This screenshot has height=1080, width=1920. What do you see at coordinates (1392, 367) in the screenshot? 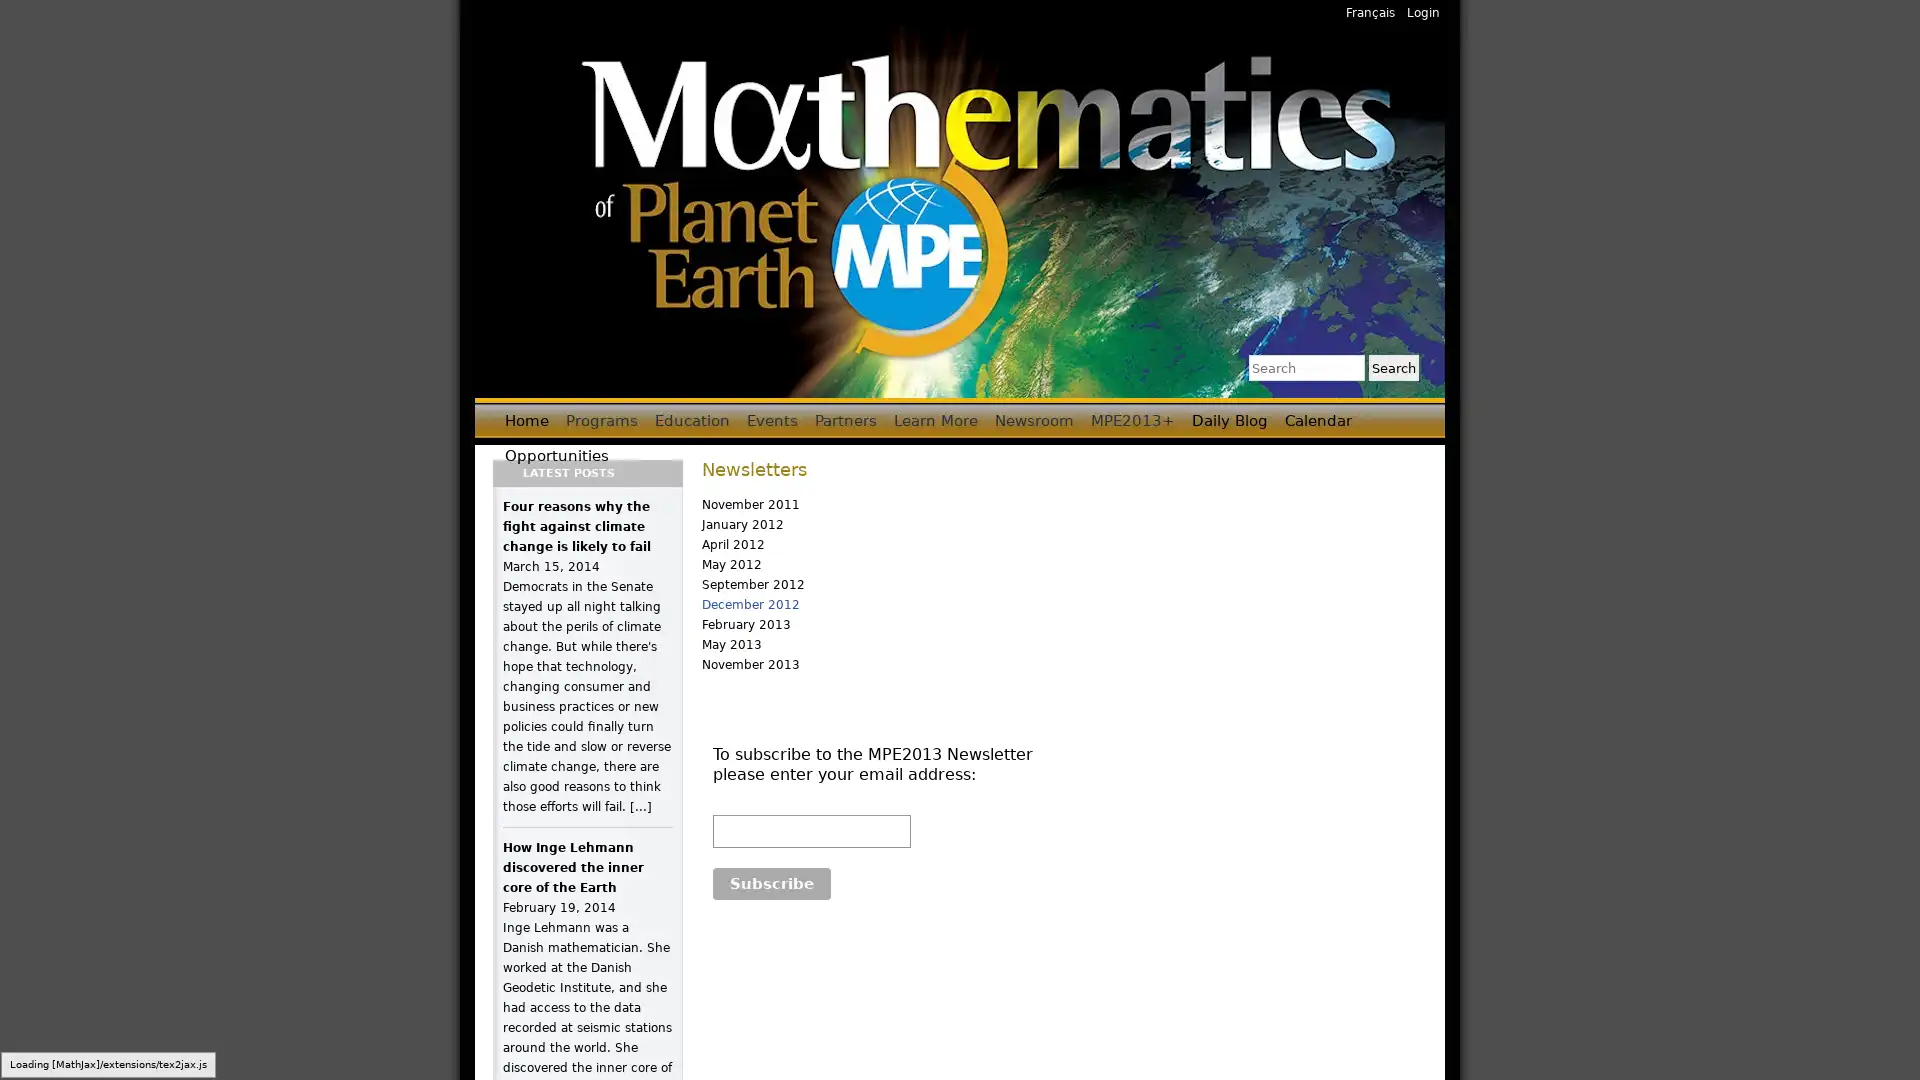
I see `Search` at bounding box center [1392, 367].